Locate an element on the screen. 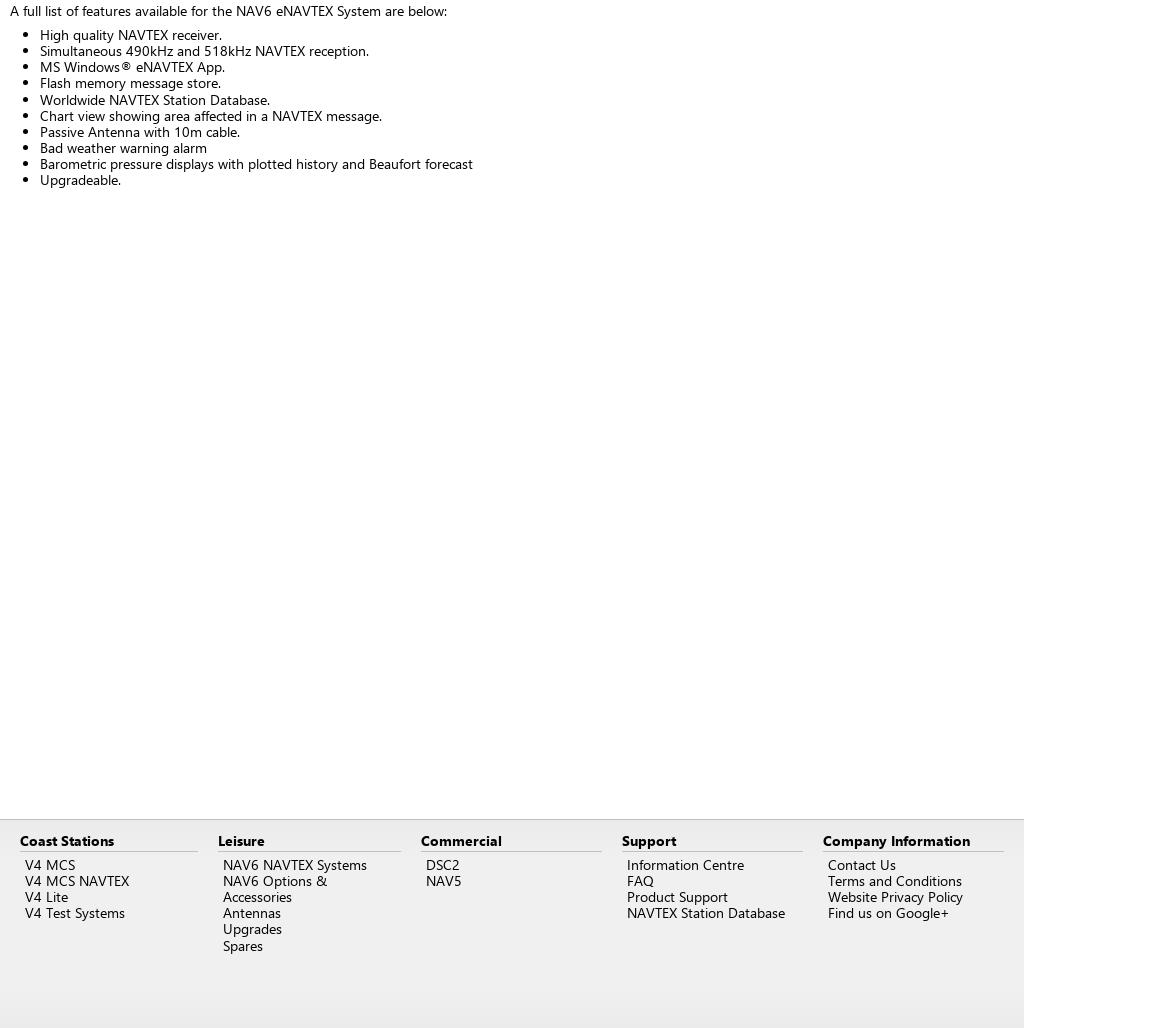 This screenshot has width=1168, height=1028. 'FAQ' is located at coordinates (640, 879).